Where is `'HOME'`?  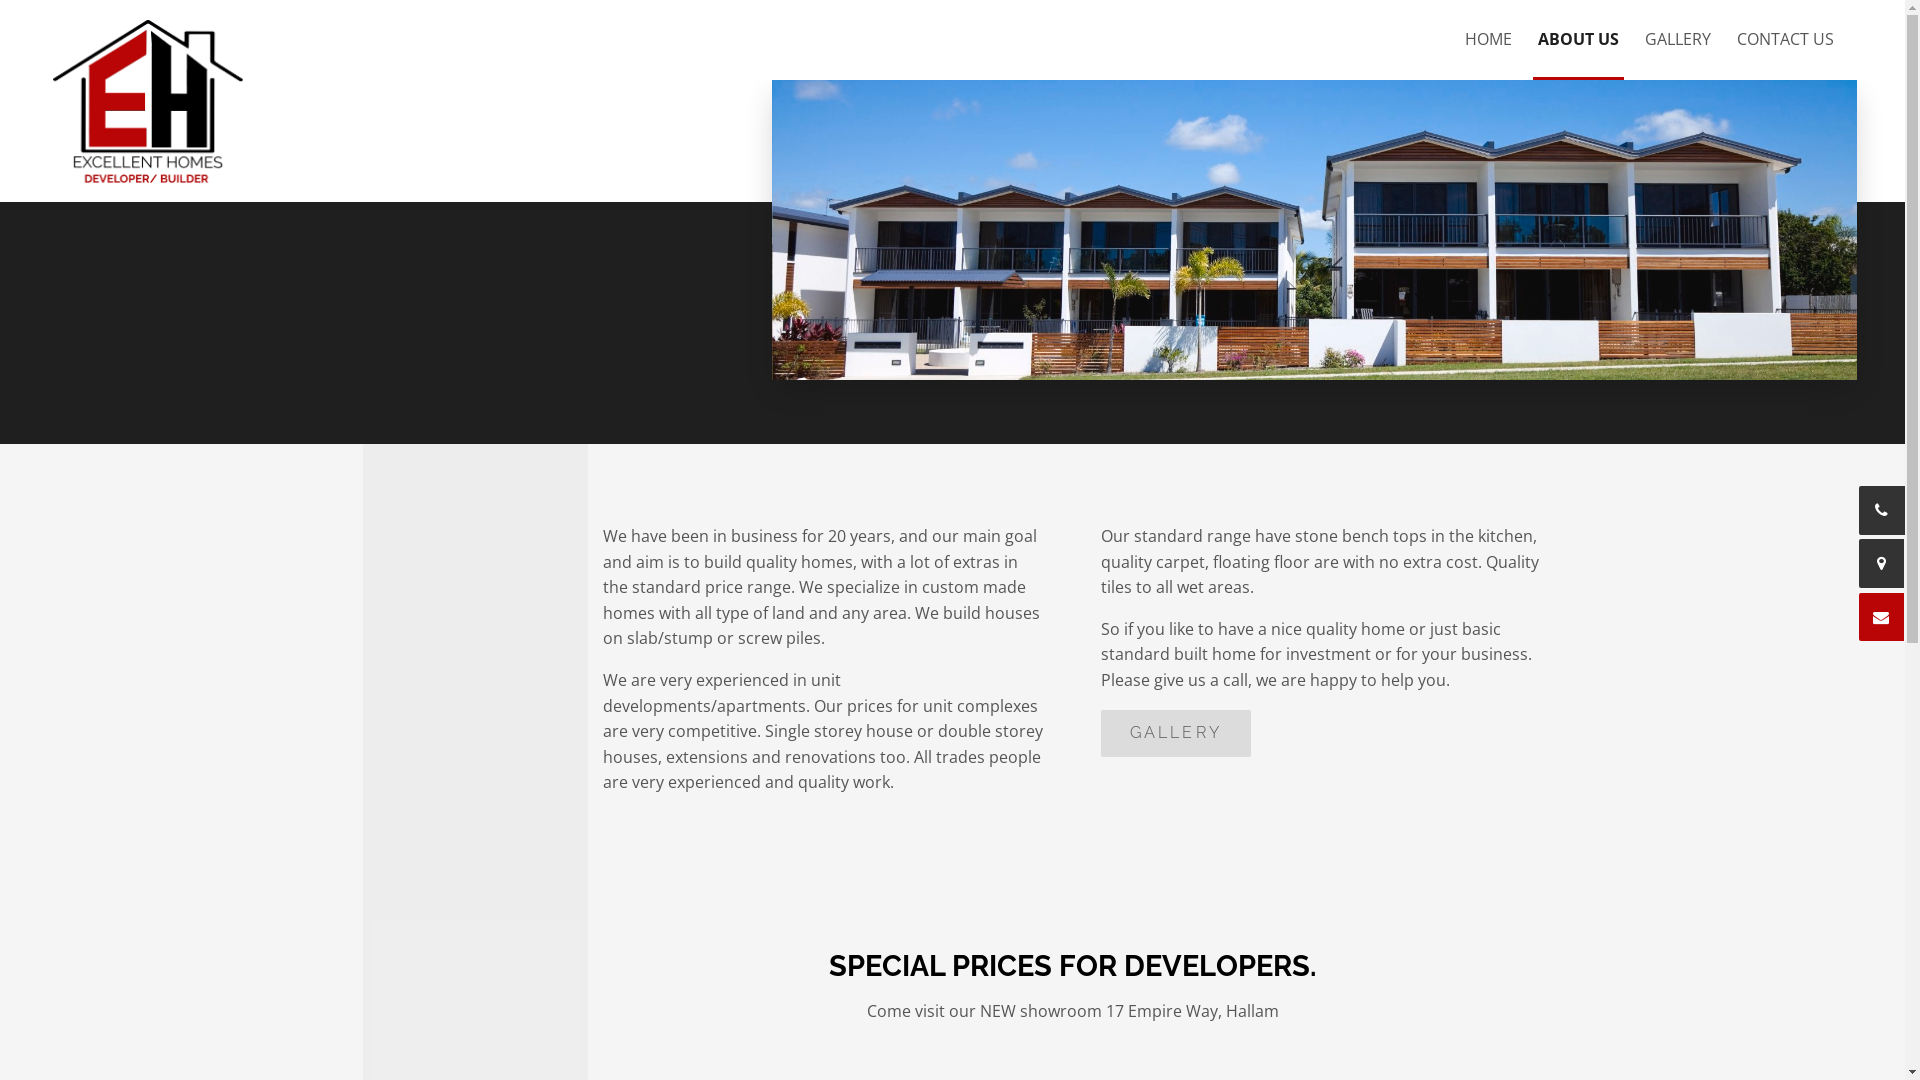
'HOME' is located at coordinates (1488, 39).